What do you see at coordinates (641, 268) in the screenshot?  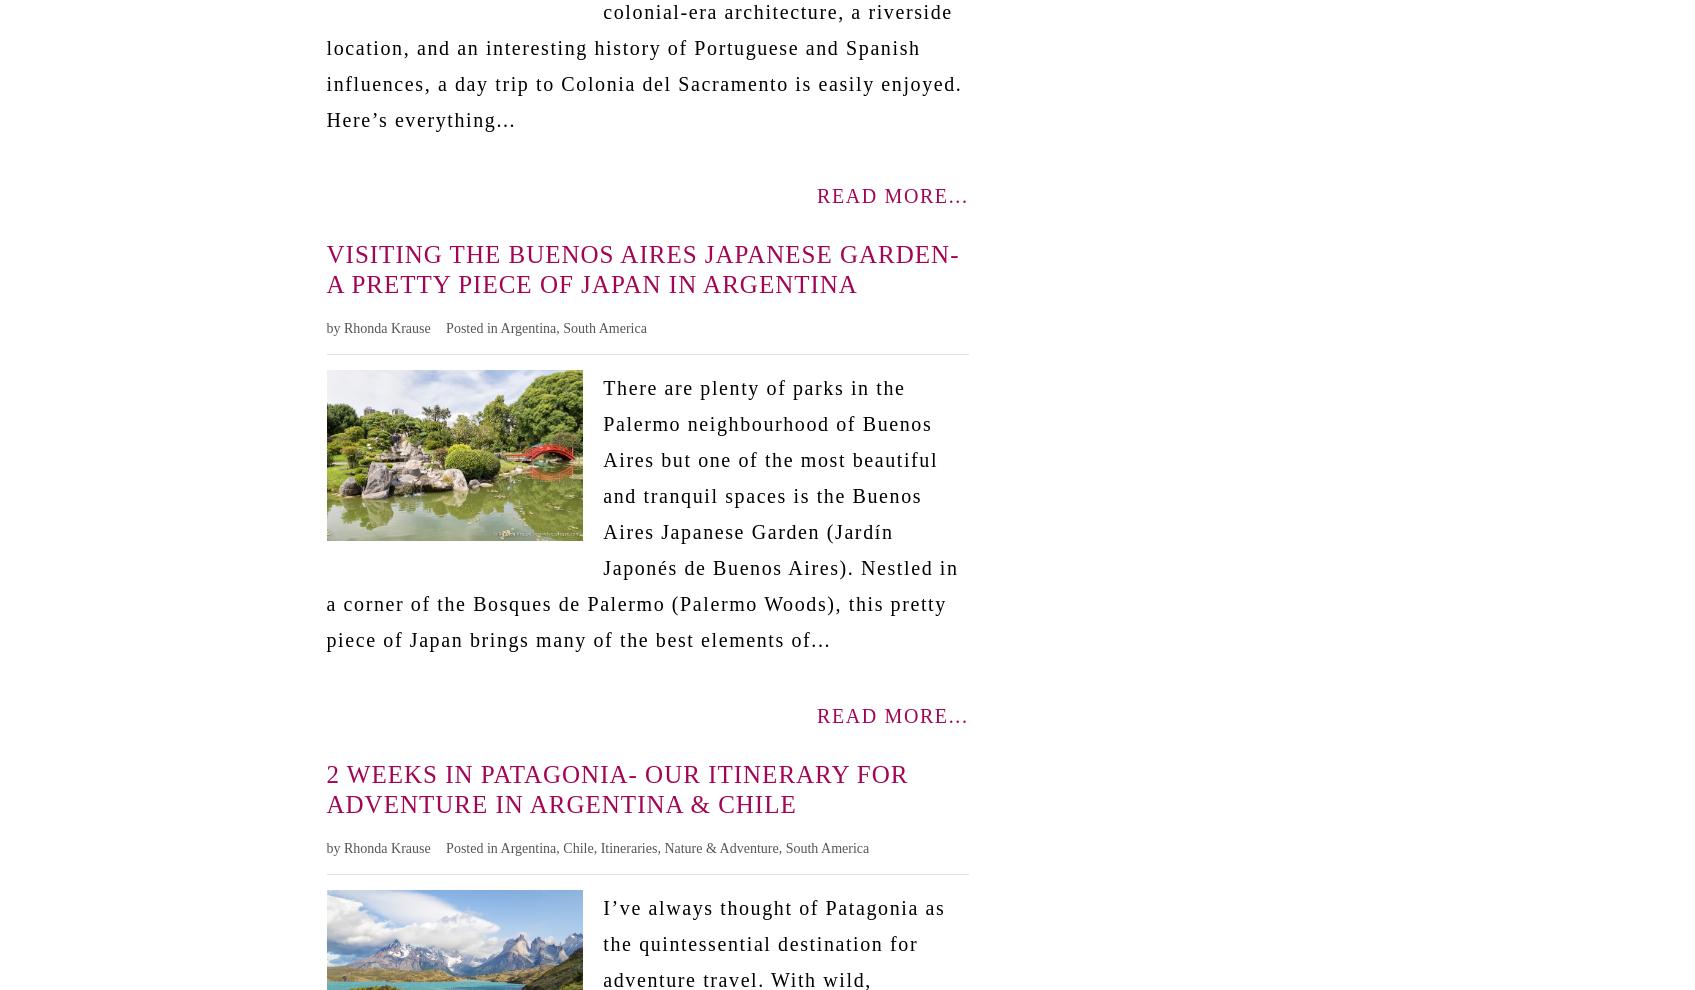 I see `'Visiting the Buenos Aires Japanese Garden- A Pretty Piece of Japan in Argentina'` at bounding box center [641, 268].